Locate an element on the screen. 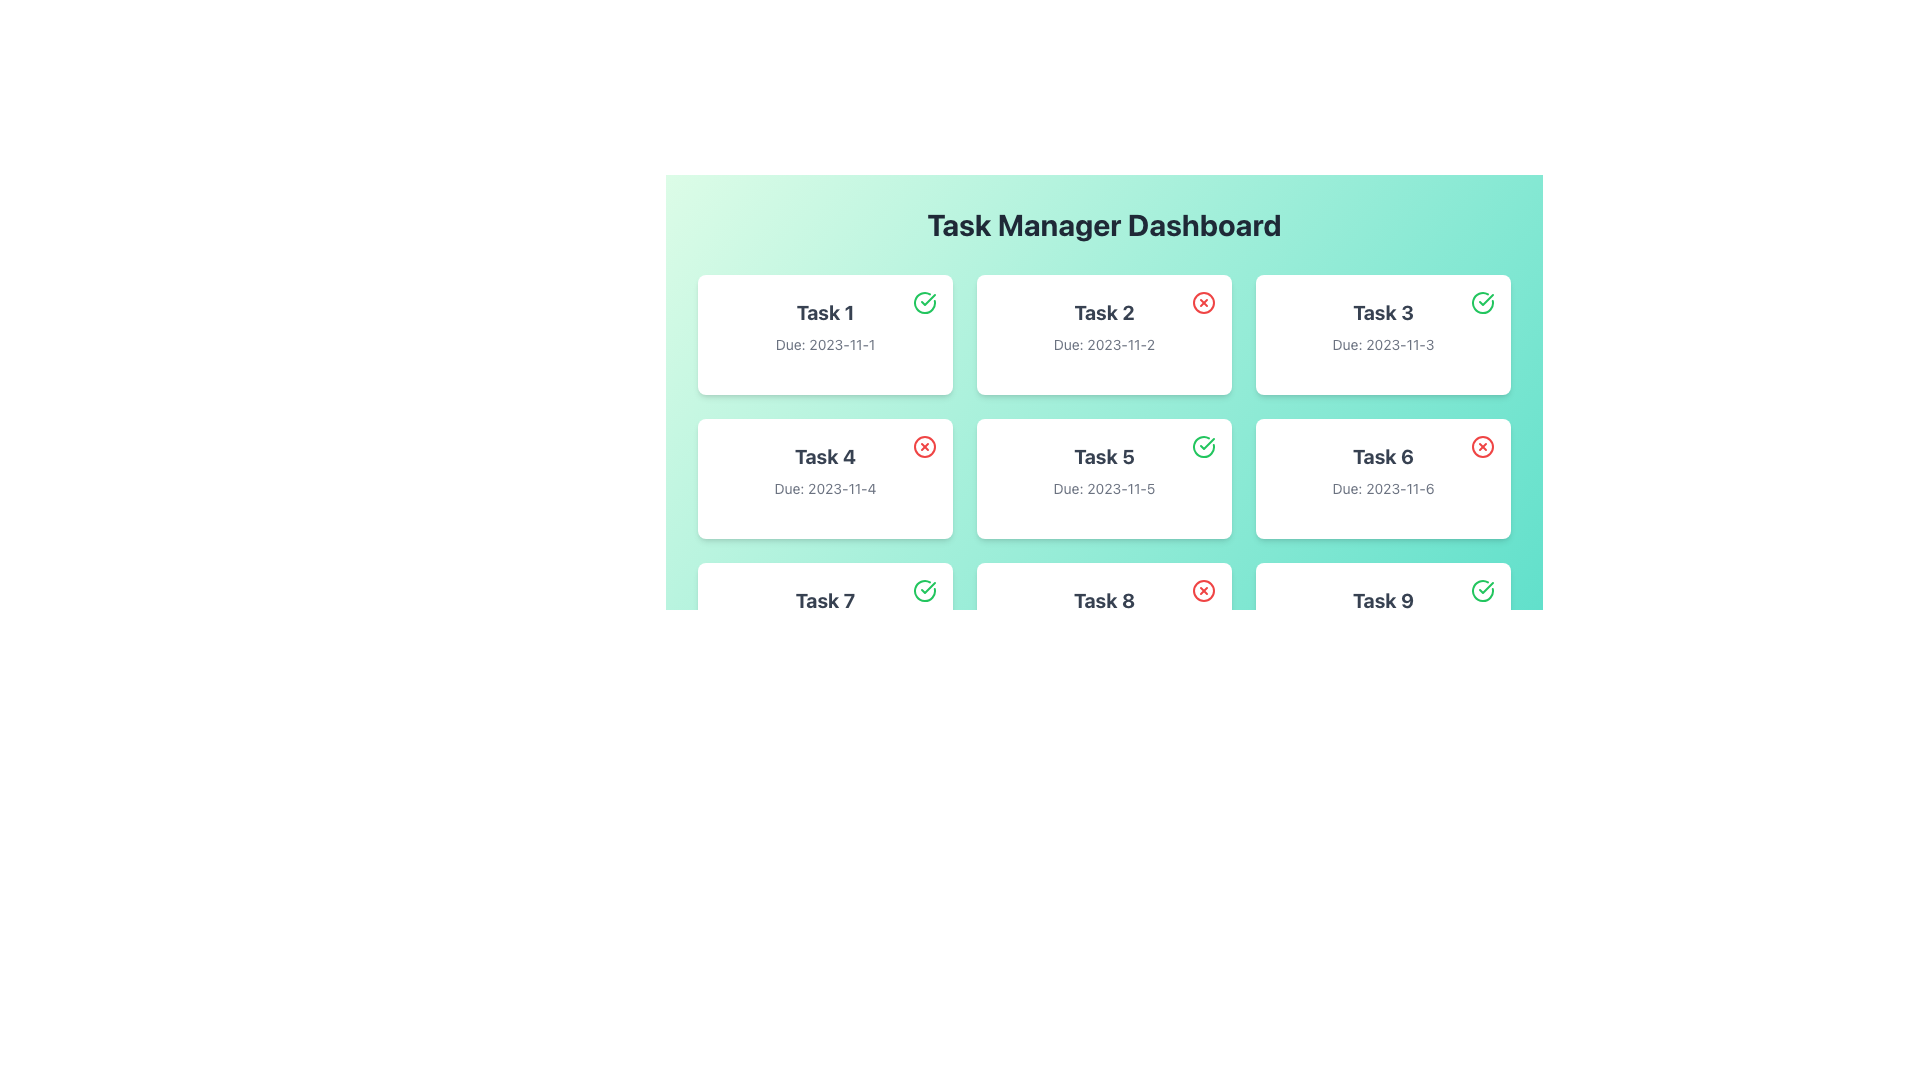 The height and width of the screenshot is (1080, 1920). title text at the top center of the dashboard, which provides context to the user about the displayed interface is located at coordinates (1103, 224).